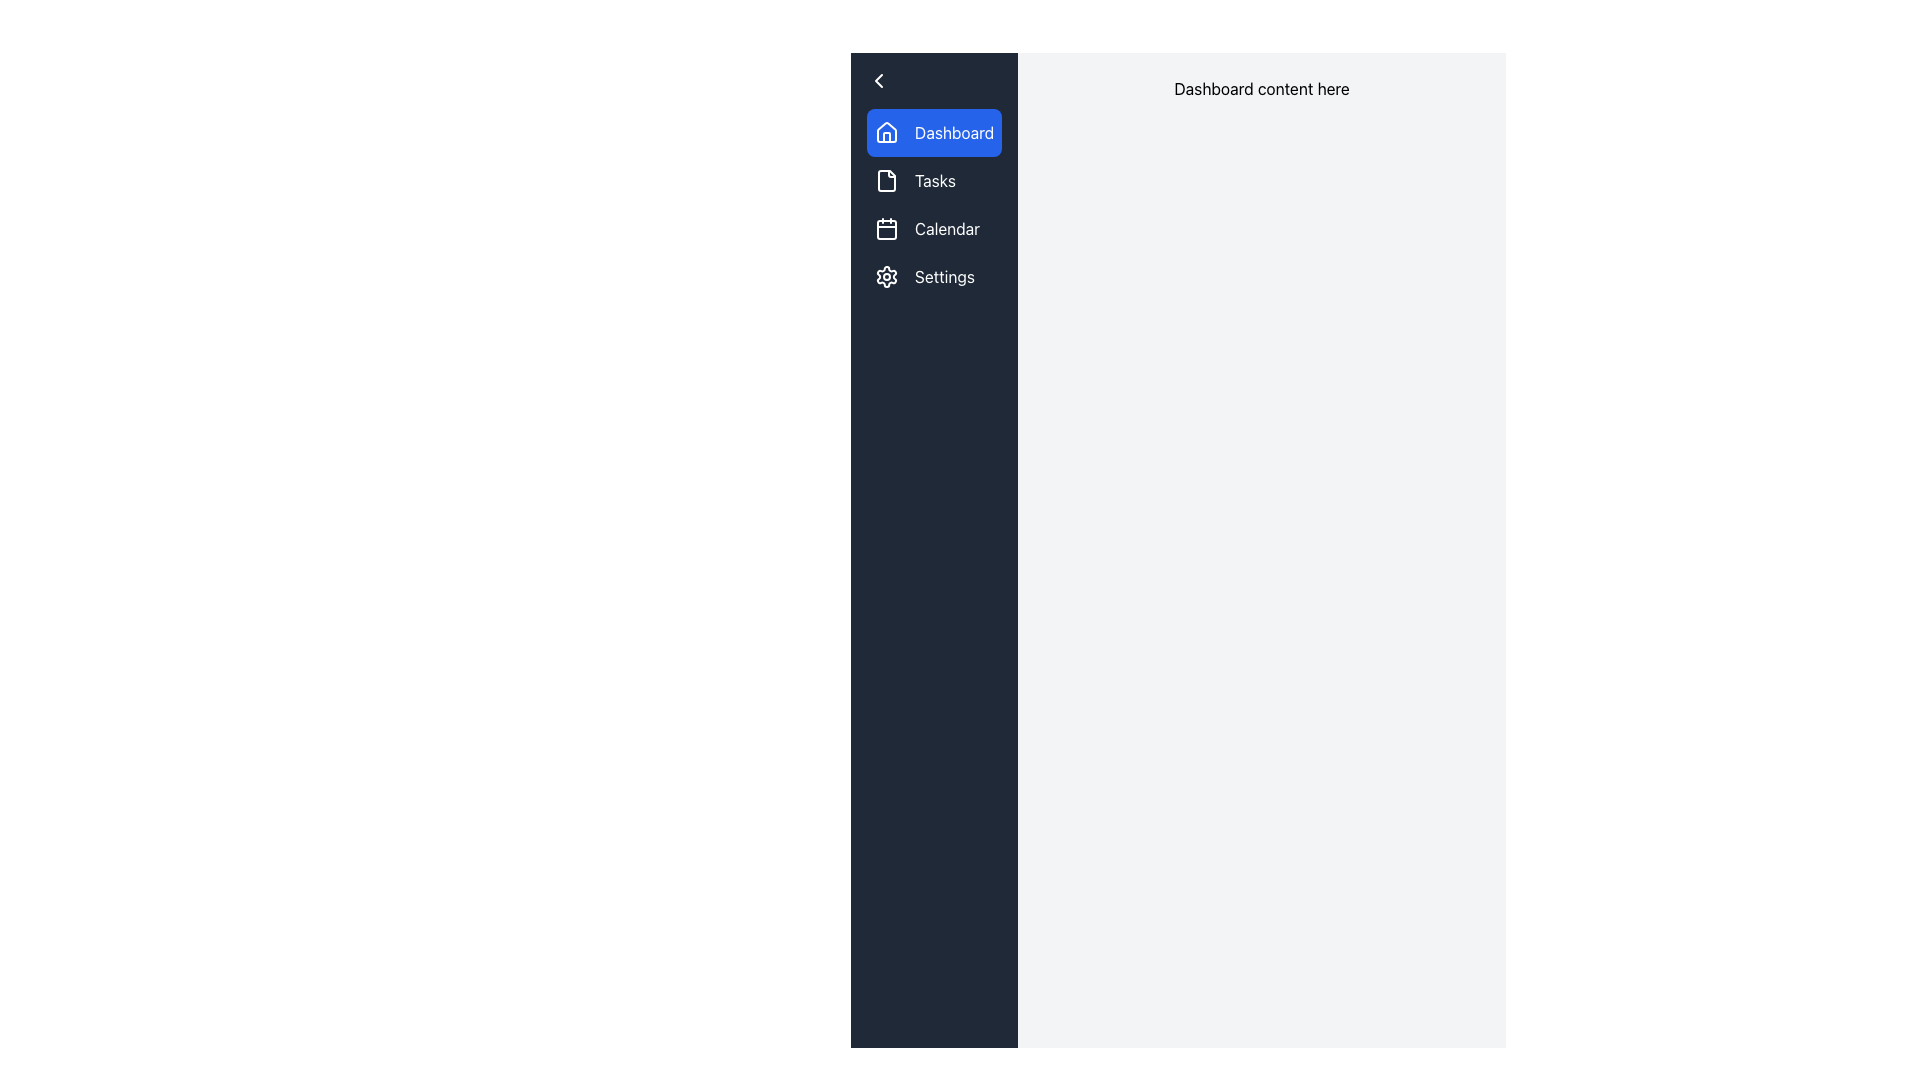 The height and width of the screenshot is (1080, 1920). I want to click on the 'Tasks' button in the vertical navigation menu, so click(933, 181).